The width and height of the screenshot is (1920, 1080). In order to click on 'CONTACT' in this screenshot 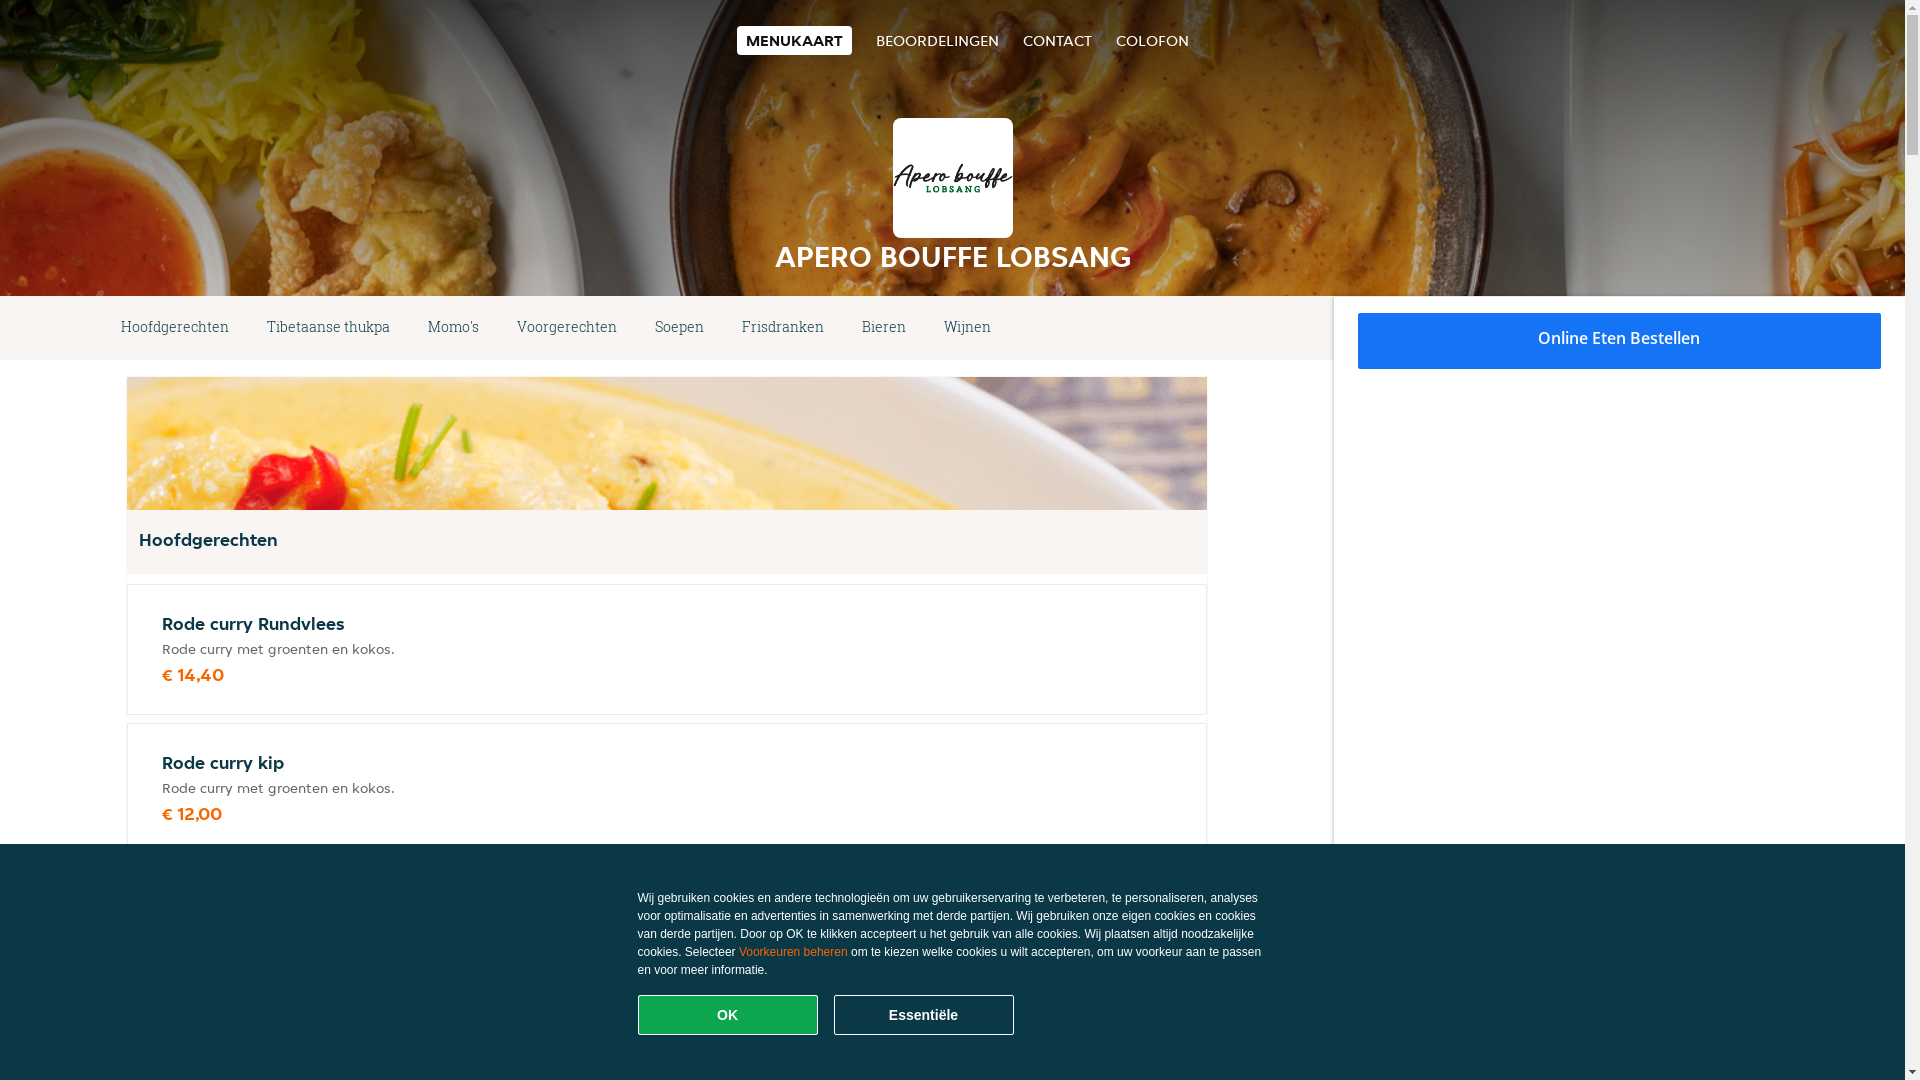, I will do `click(1055, 40)`.